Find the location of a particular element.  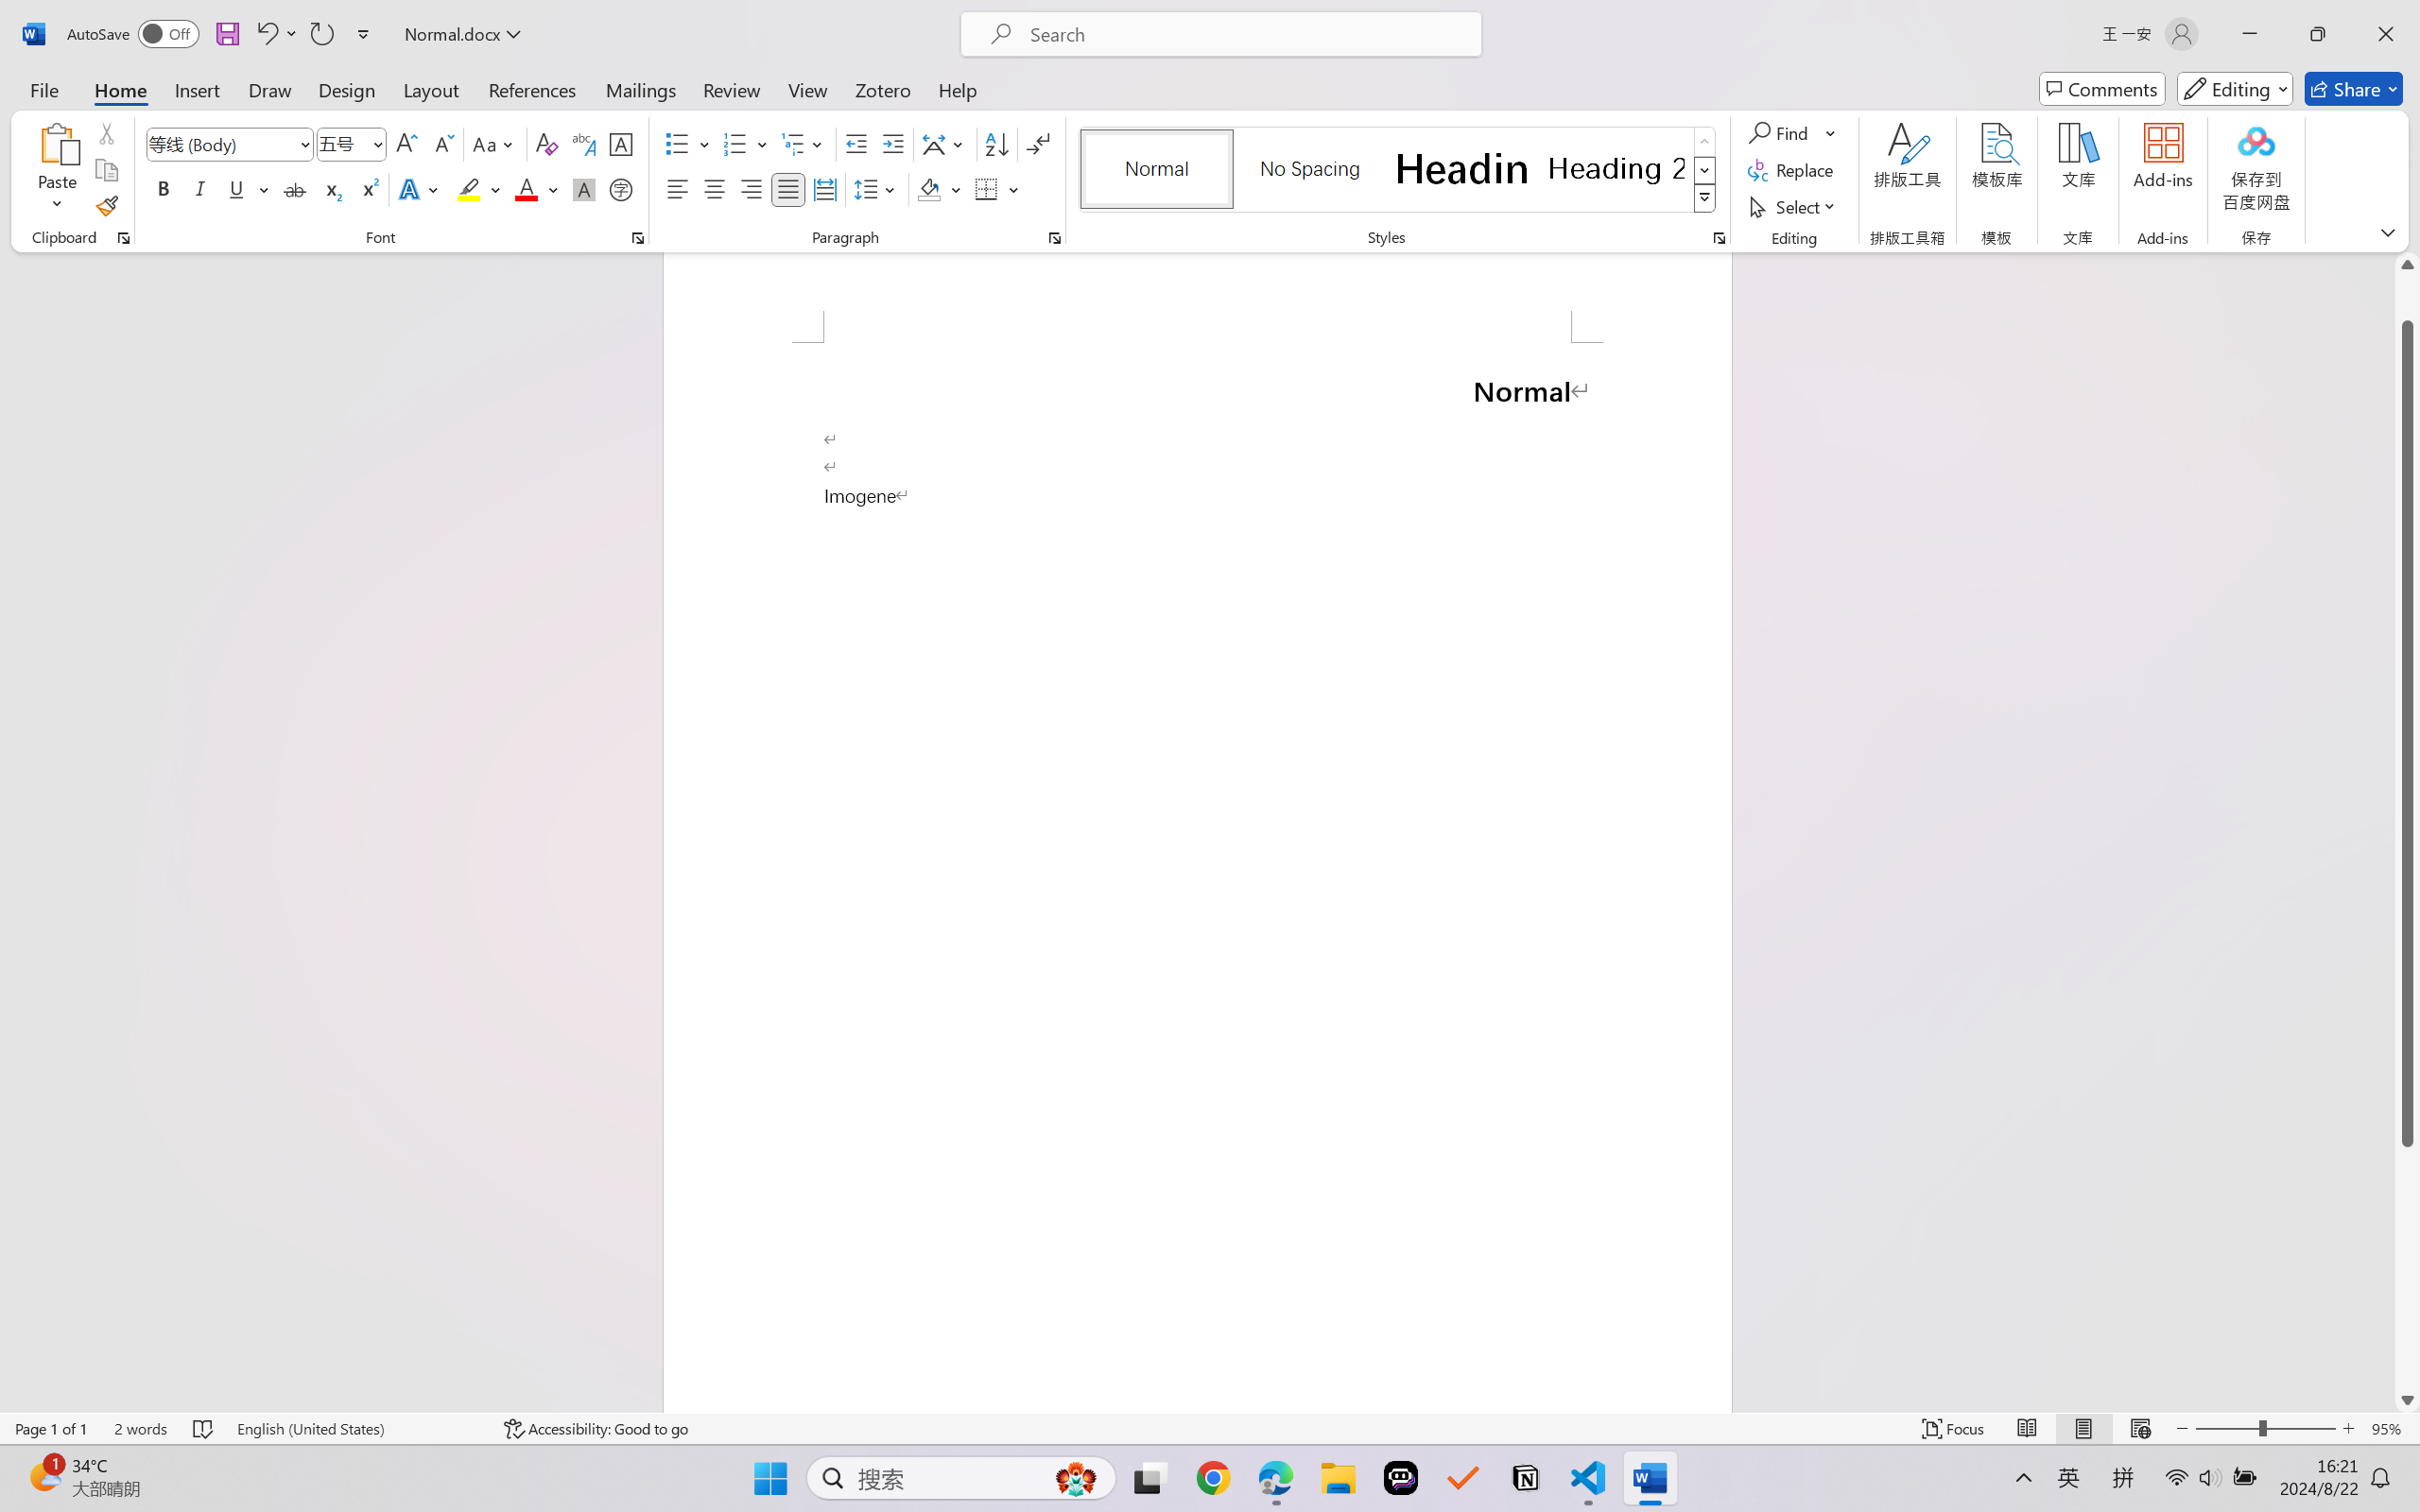

'Align Right' is located at coordinates (752, 188).